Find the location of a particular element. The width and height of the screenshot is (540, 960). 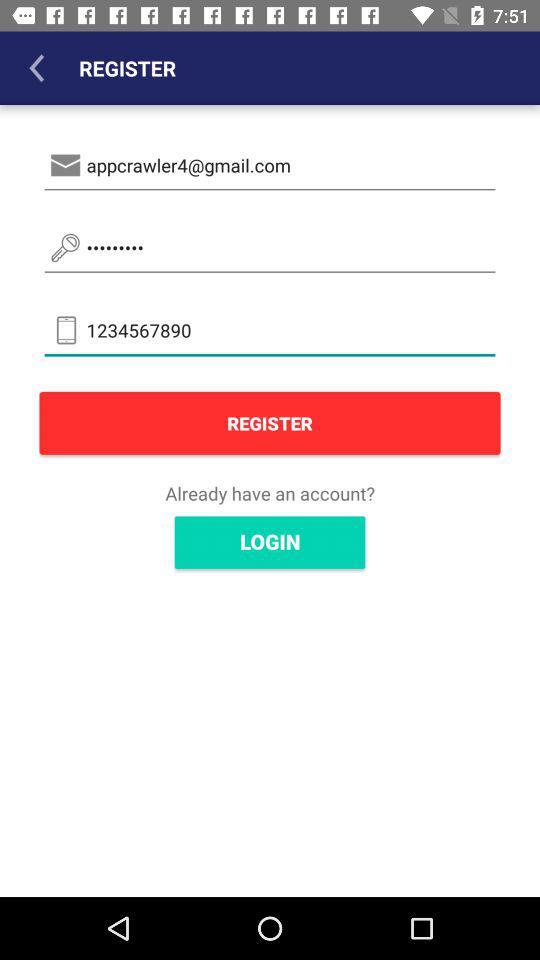

the item above the 1234567890 is located at coordinates (270, 247).